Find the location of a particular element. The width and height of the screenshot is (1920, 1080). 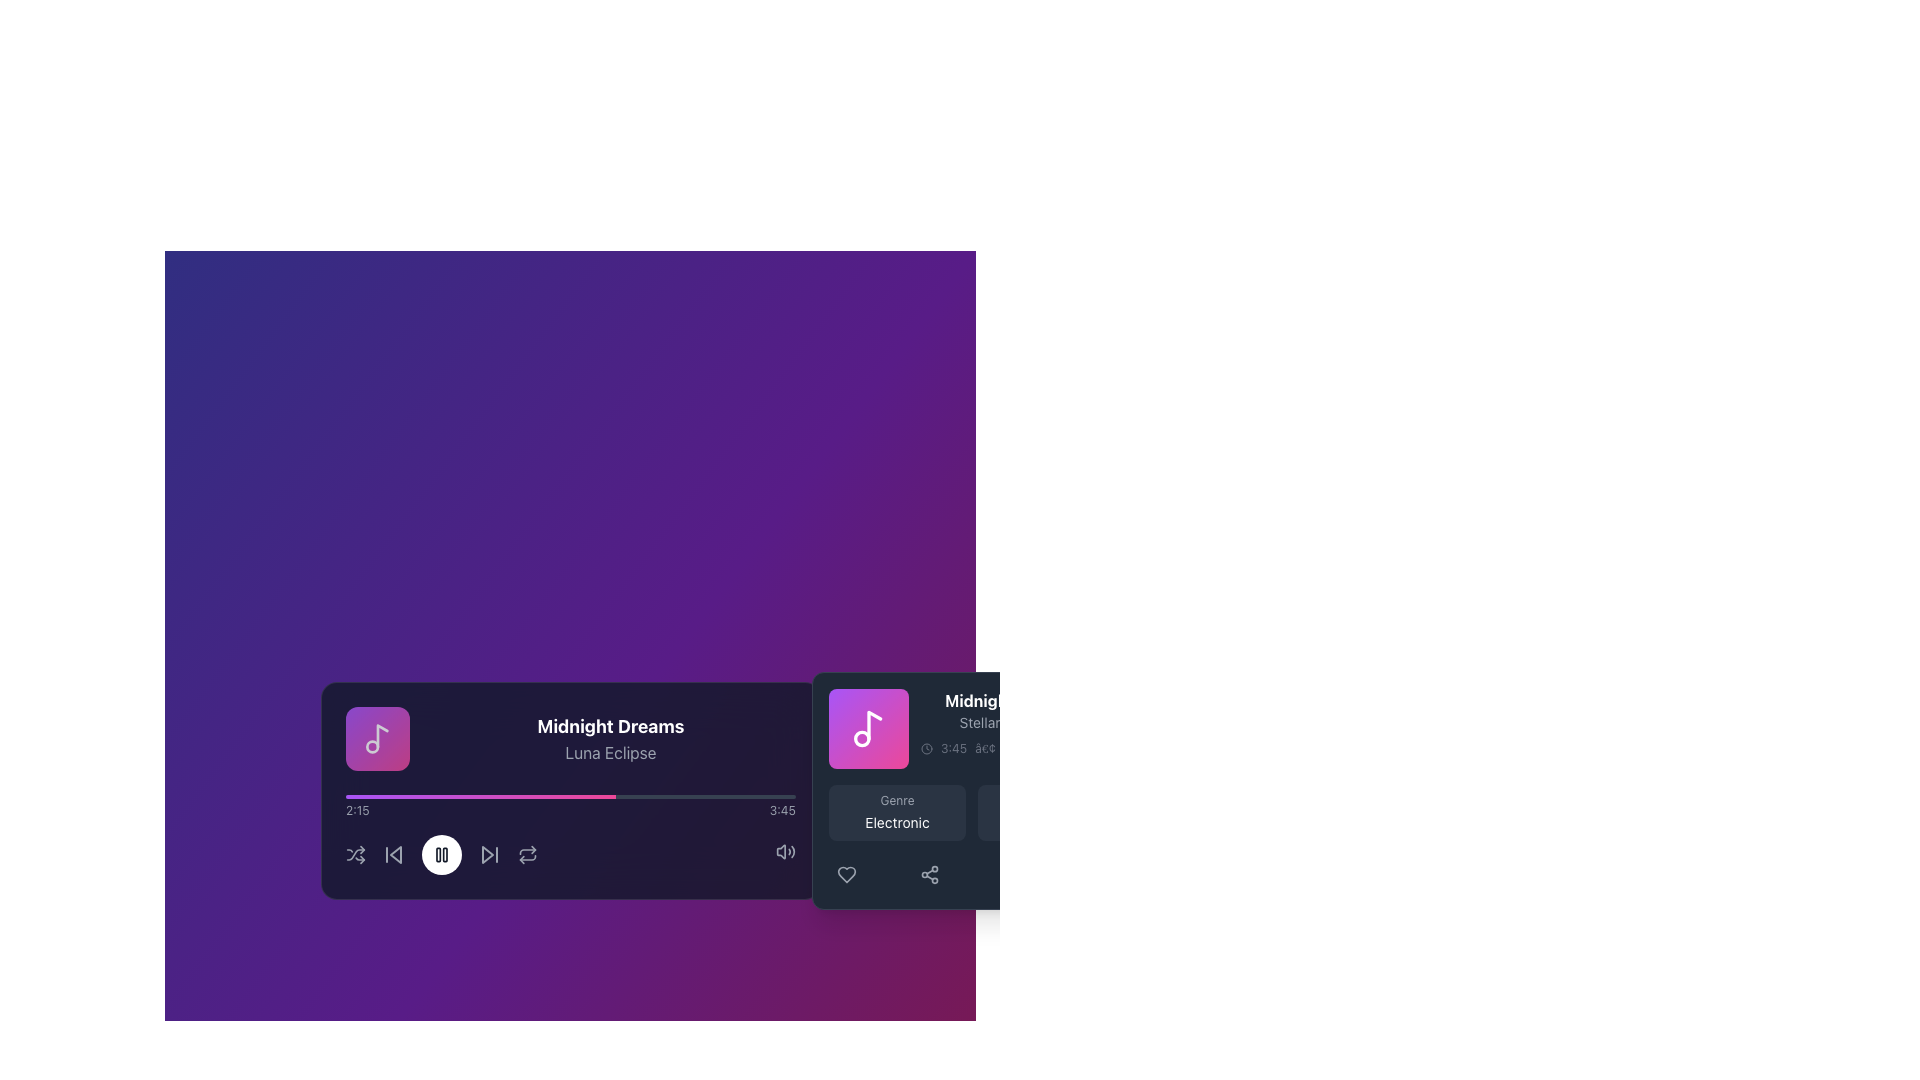

the heart icon button located on the left side of the interactive section at the bottom of the card-like UI component is located at coordinates (846, 874).